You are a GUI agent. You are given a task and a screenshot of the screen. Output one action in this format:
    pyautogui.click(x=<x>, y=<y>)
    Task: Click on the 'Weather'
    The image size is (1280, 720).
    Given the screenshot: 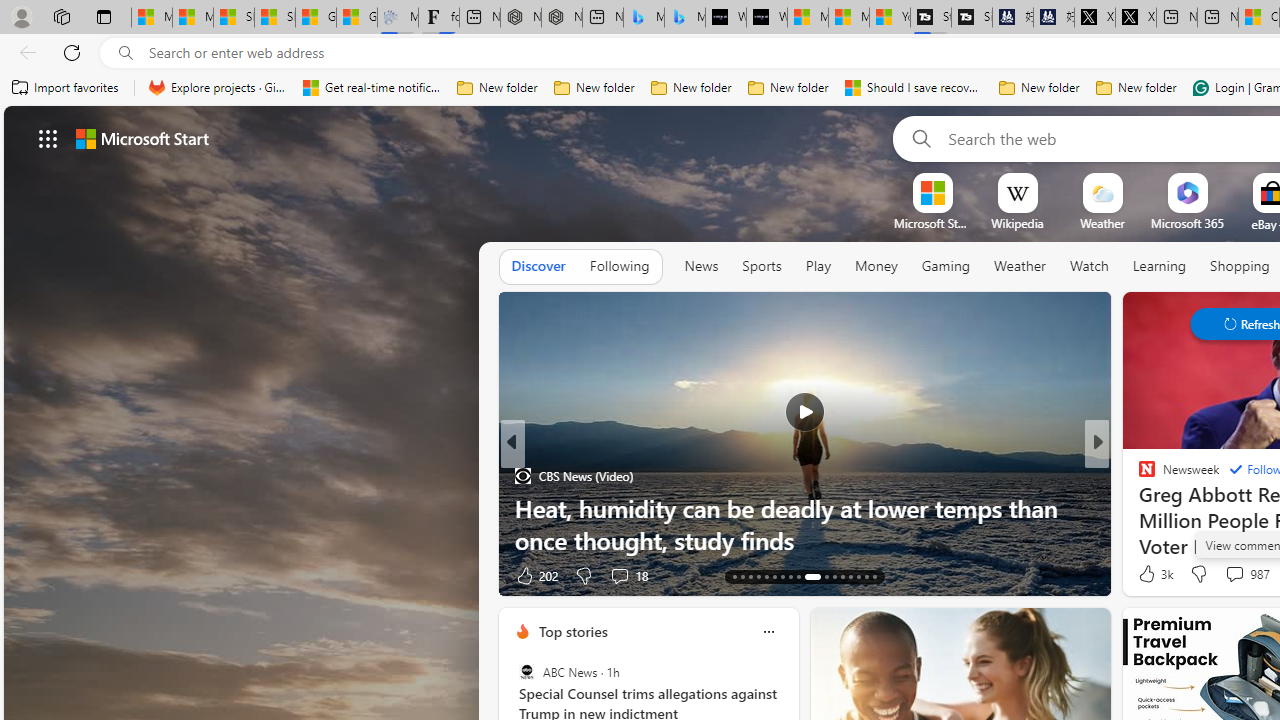 What is the action you would take?
    pyautogui.click(x=1020, y=266)
    